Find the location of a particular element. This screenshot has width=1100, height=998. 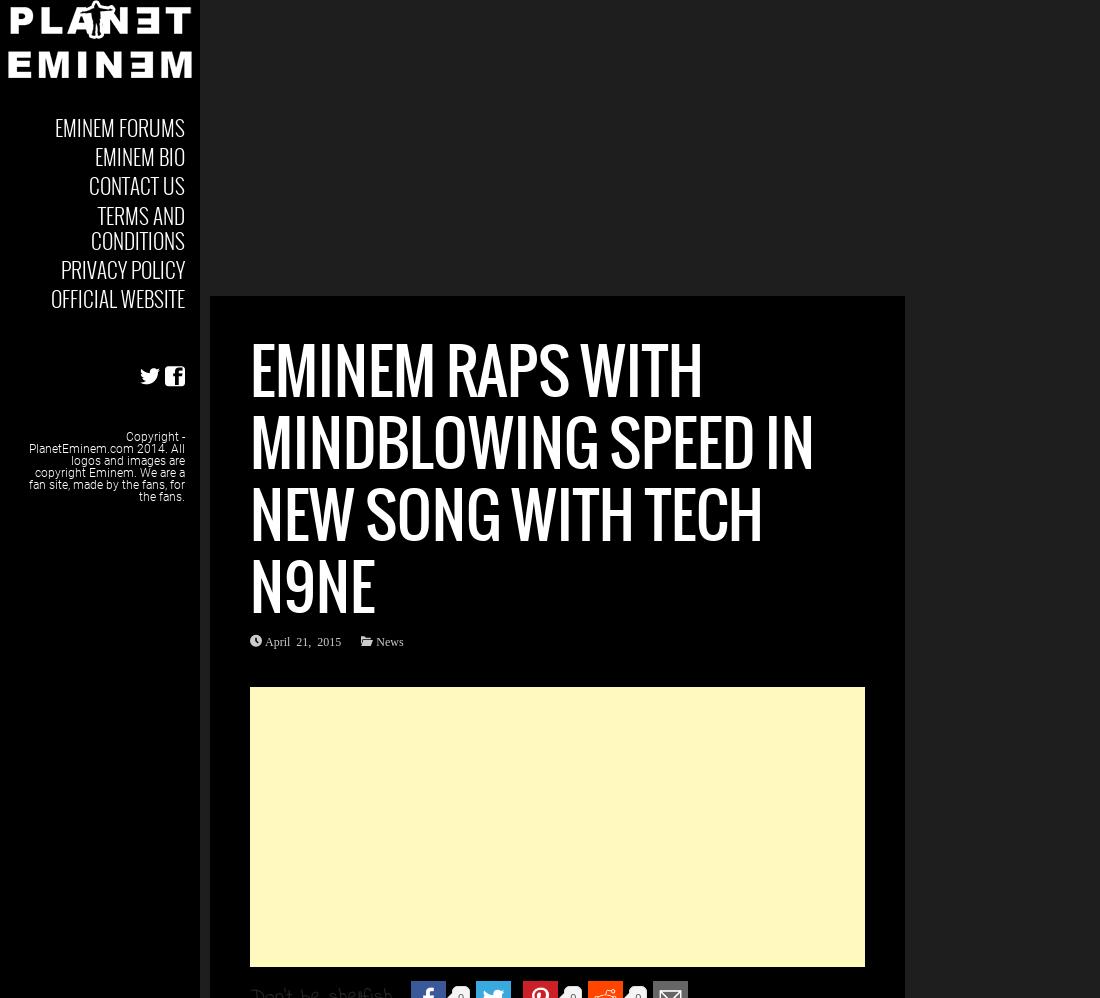

'Official Website' is located at coordinates (118, 297).